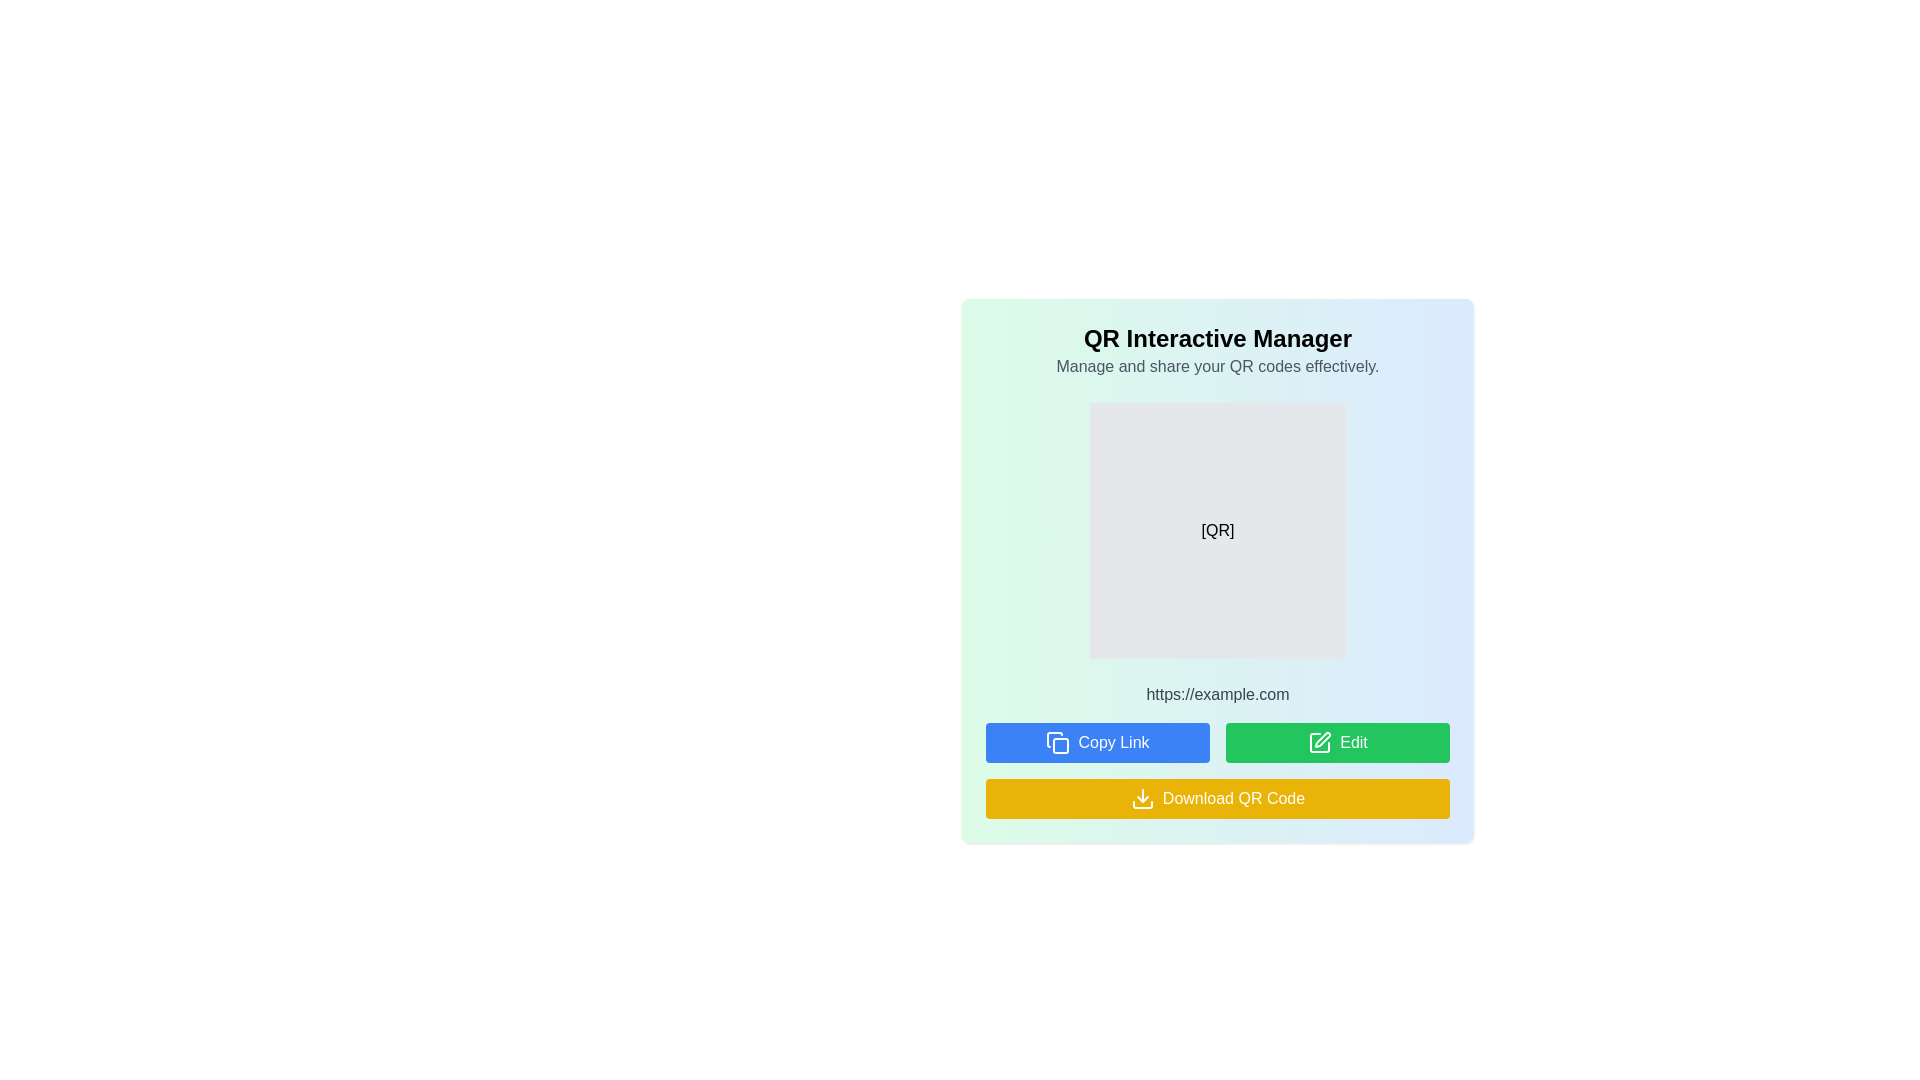  Describe the element at coordinates (1217, 530) in the screenshot. I see `the Image Display Area located under the 'QR Interactive Manager' section, which serves as a placeholder for QR code information` at that location.